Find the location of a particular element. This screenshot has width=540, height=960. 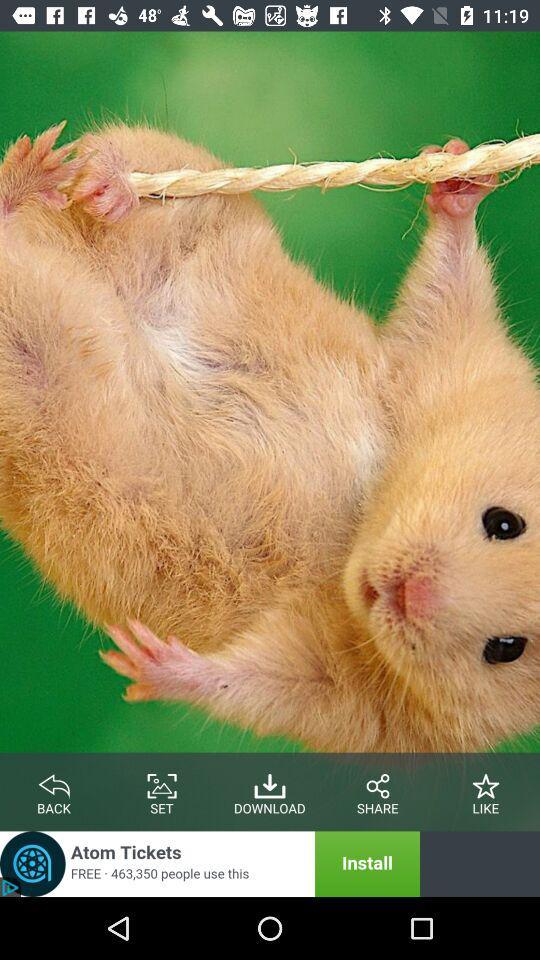

the wallpaper icon is located at coordinates (161, 782).